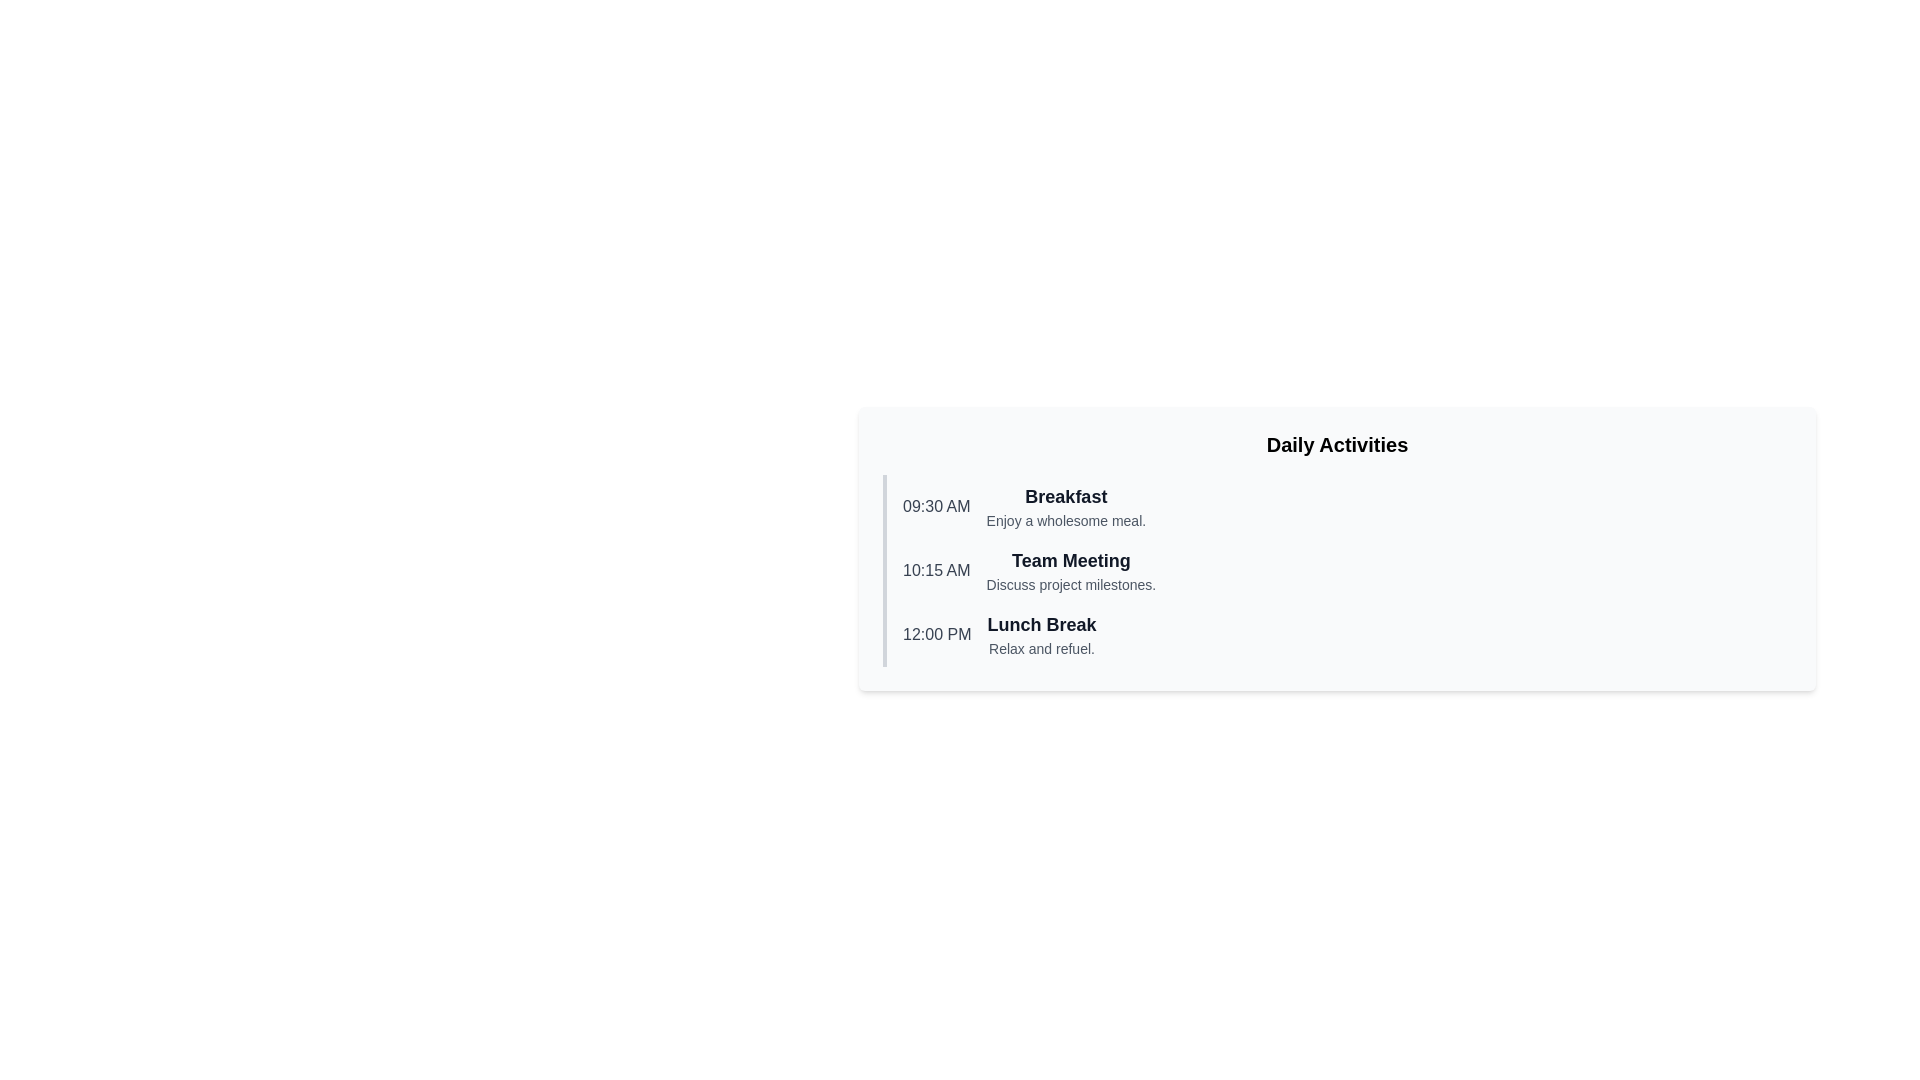 This screenshot has width=1920, height=1080. What do you see at coordinates (1070, 585) in the screenshot?
I see `the text element displaying 'Discuss project milestones.' located below the 'Team Meeting' header` at bounding box center [1070, 585].